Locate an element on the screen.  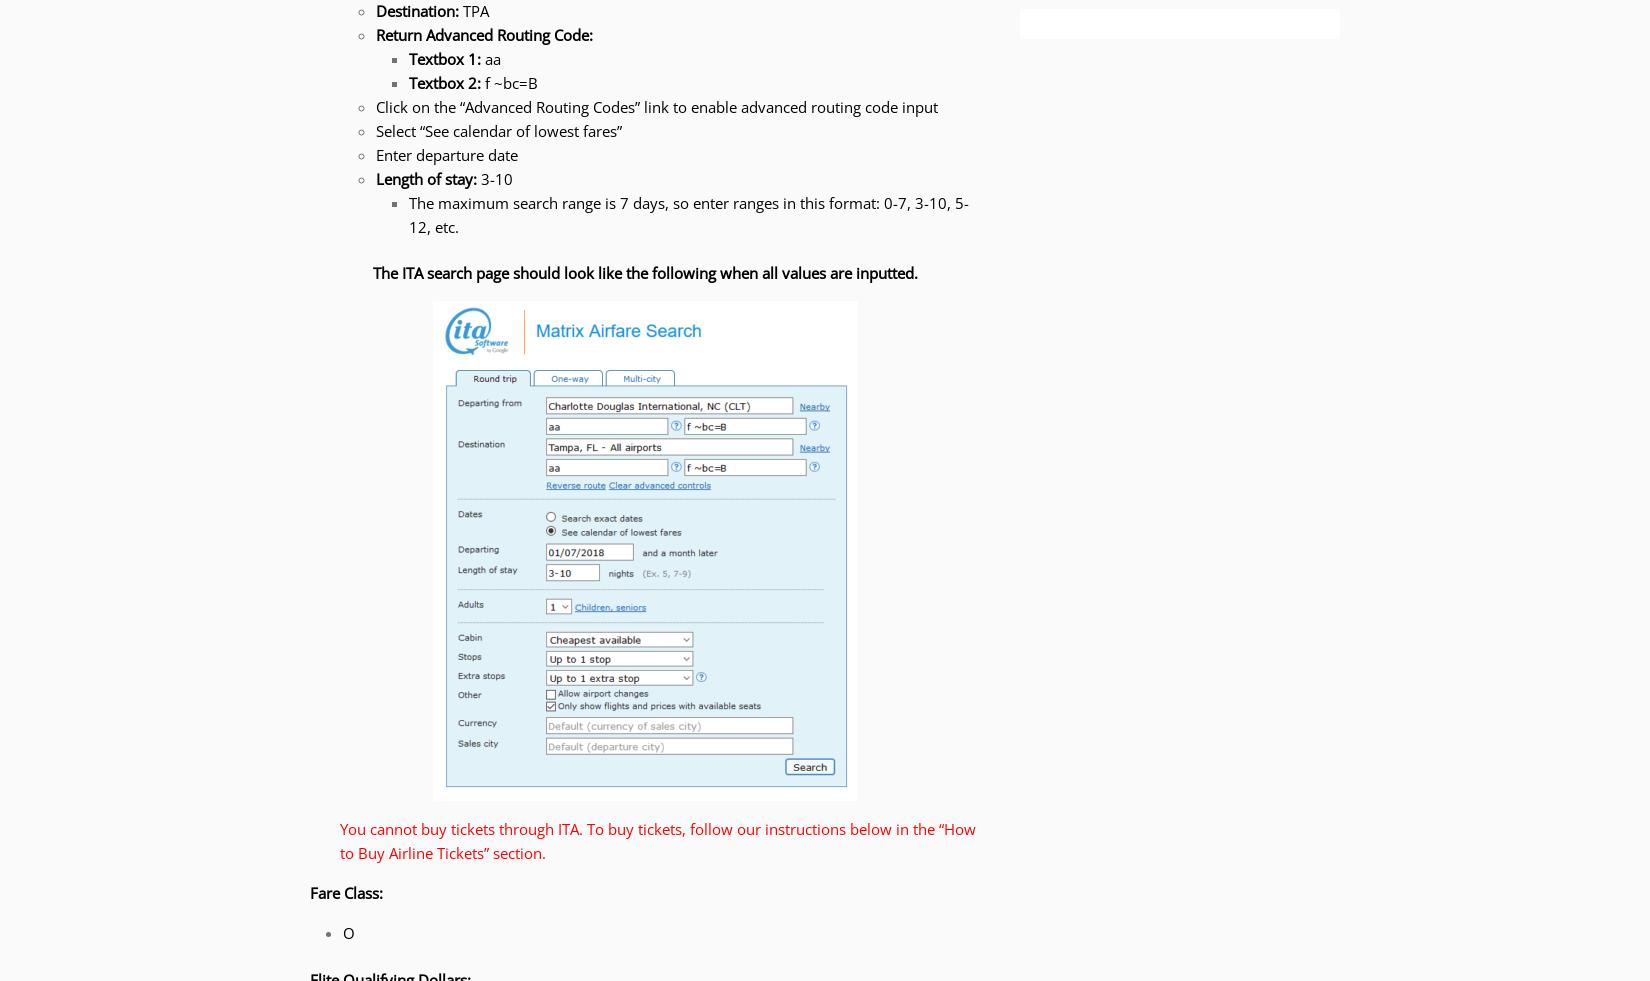
'Select “See calendar of lowest fares”' is located at coordinates (497, 128).